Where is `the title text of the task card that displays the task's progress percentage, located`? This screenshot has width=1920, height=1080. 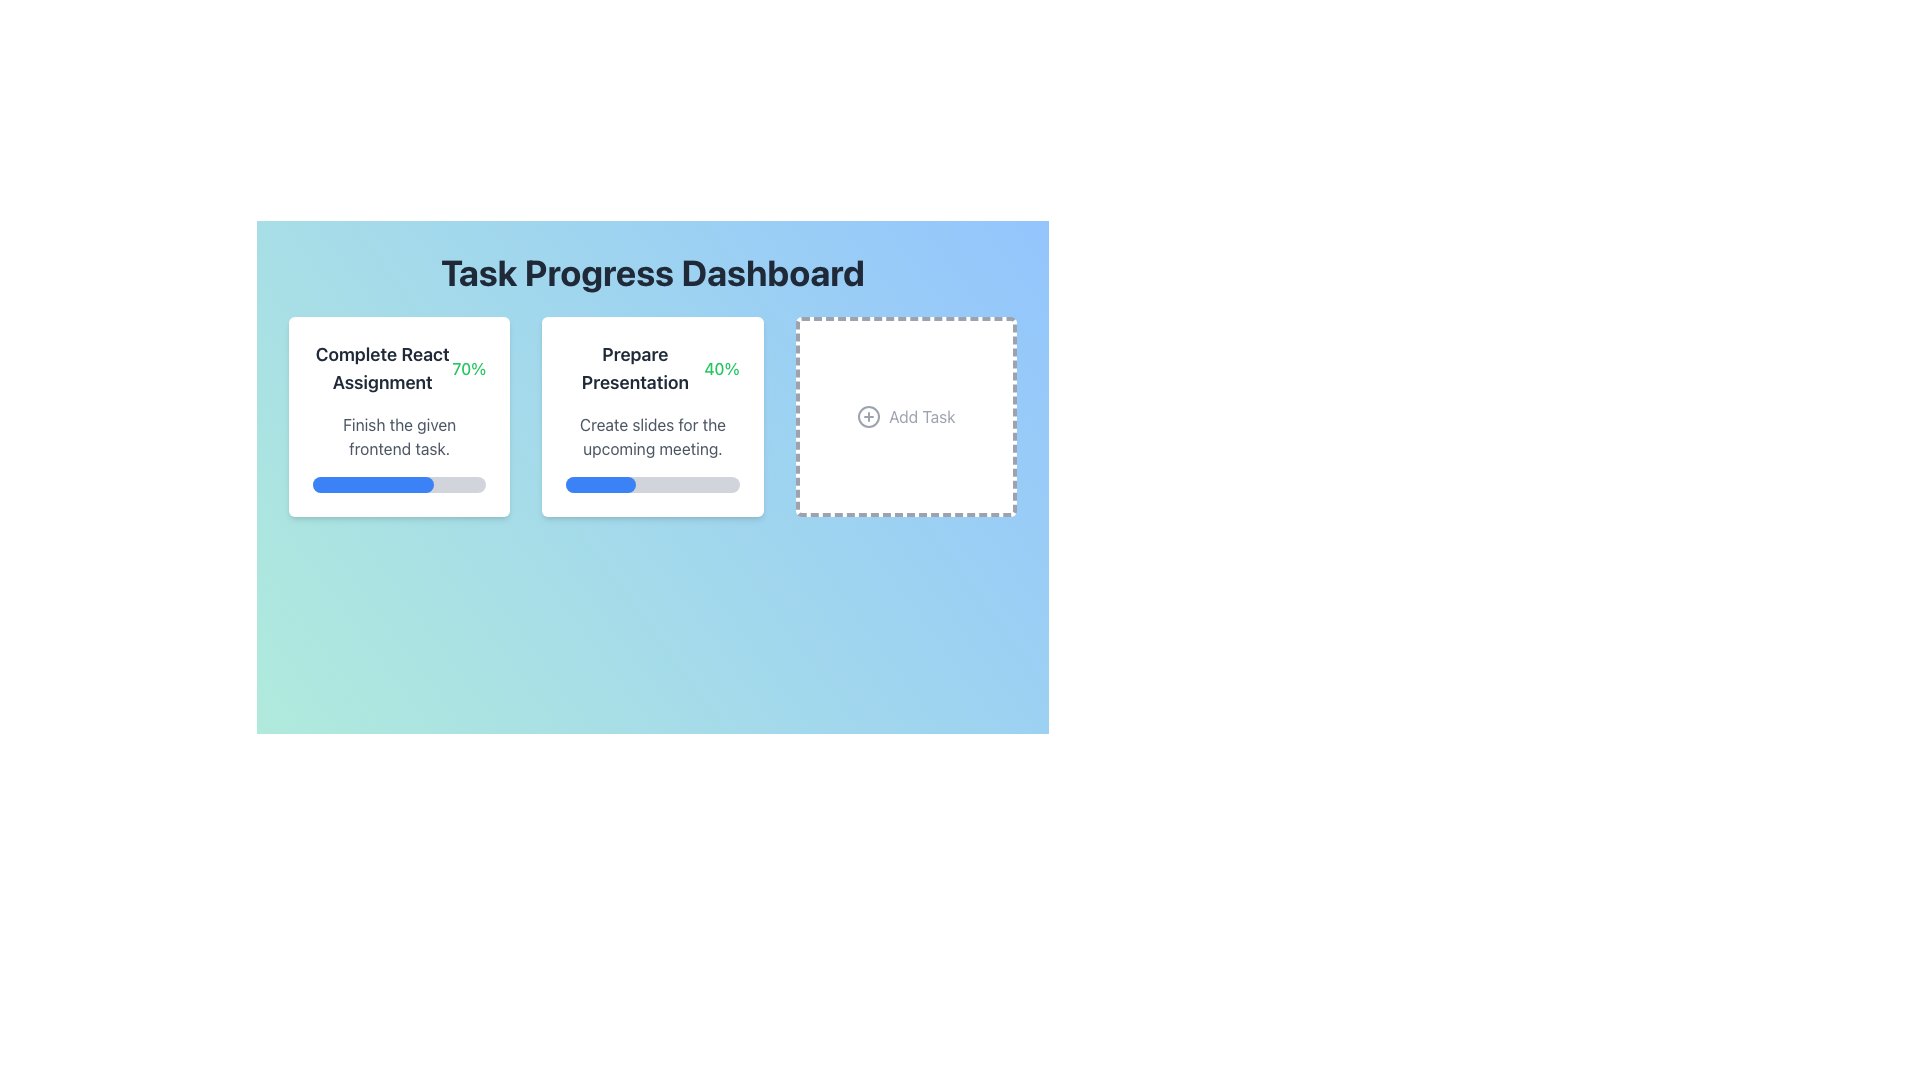
the title text of the task card that displays the task's progress percentage, located is located at coordinates (652, 369).